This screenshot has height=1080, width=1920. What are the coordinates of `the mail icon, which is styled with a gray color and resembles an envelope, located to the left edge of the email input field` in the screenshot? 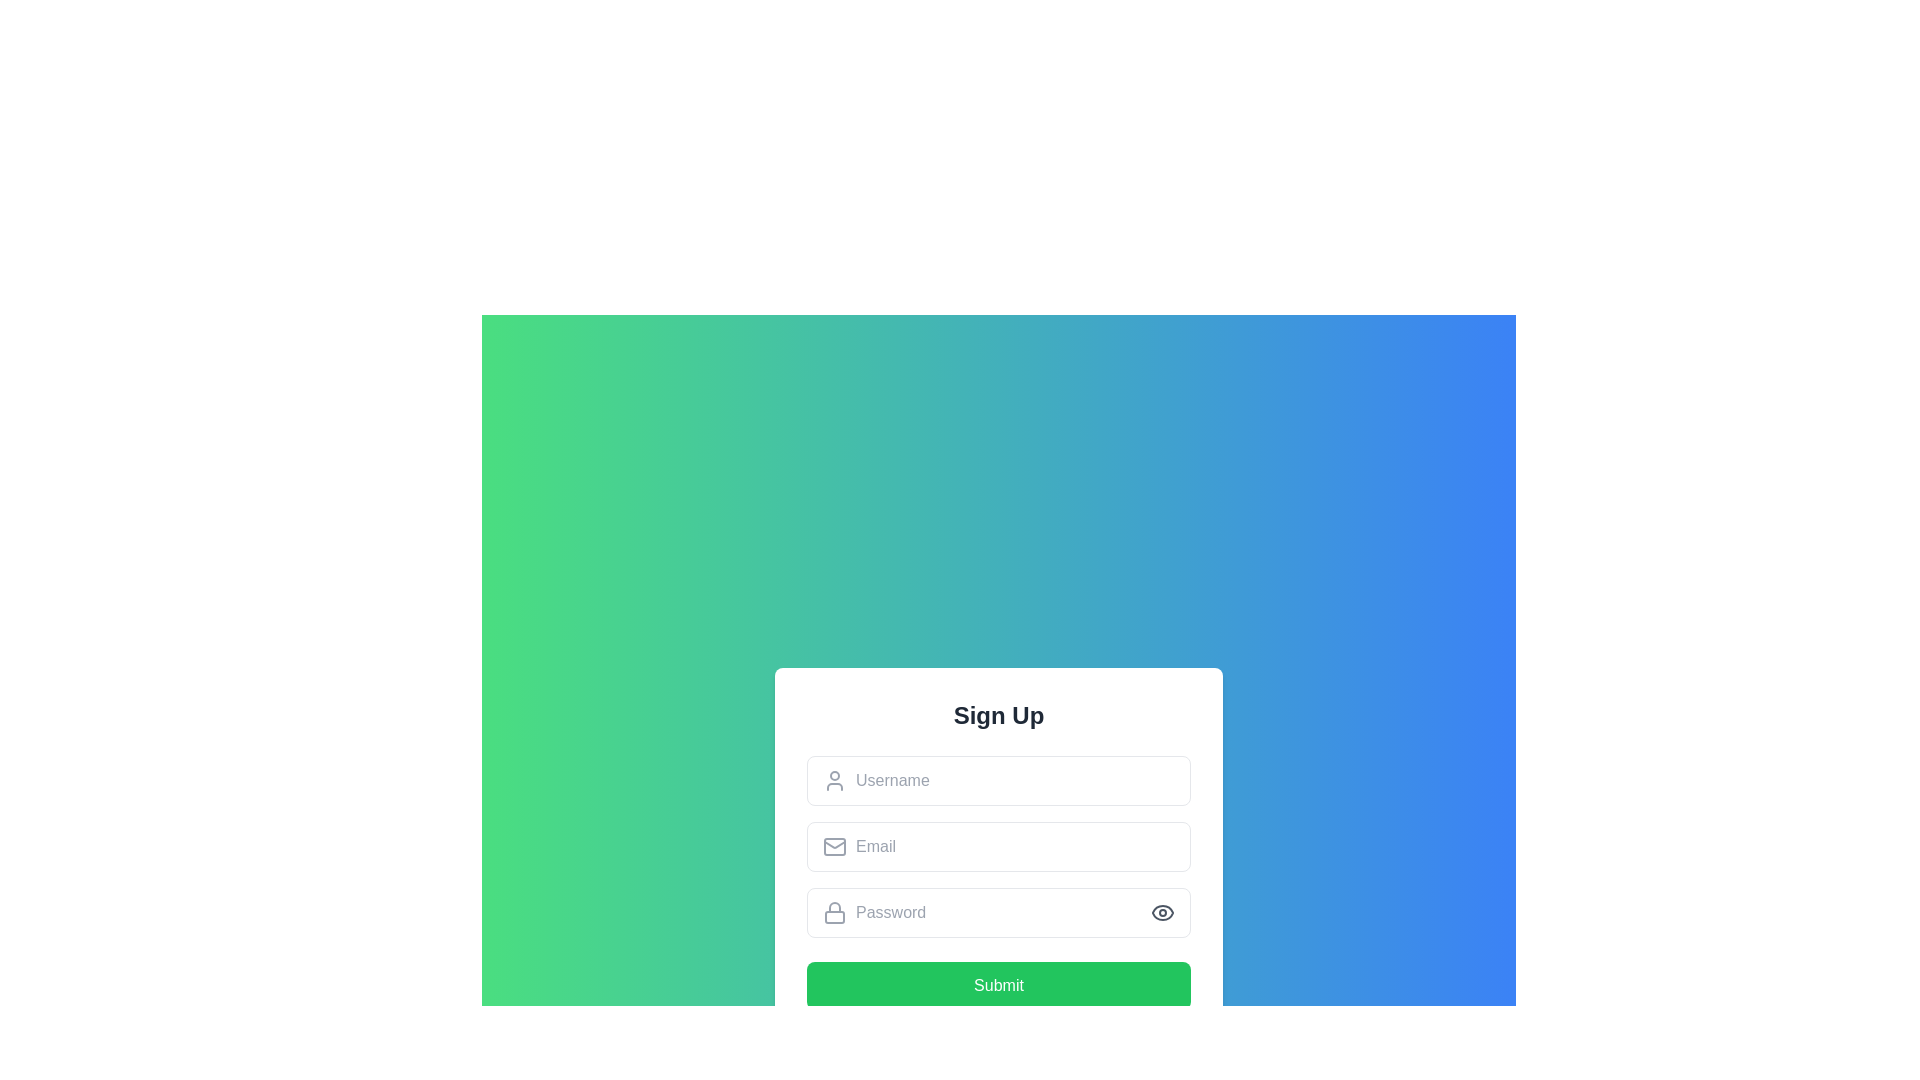 It's located at (835, 847).